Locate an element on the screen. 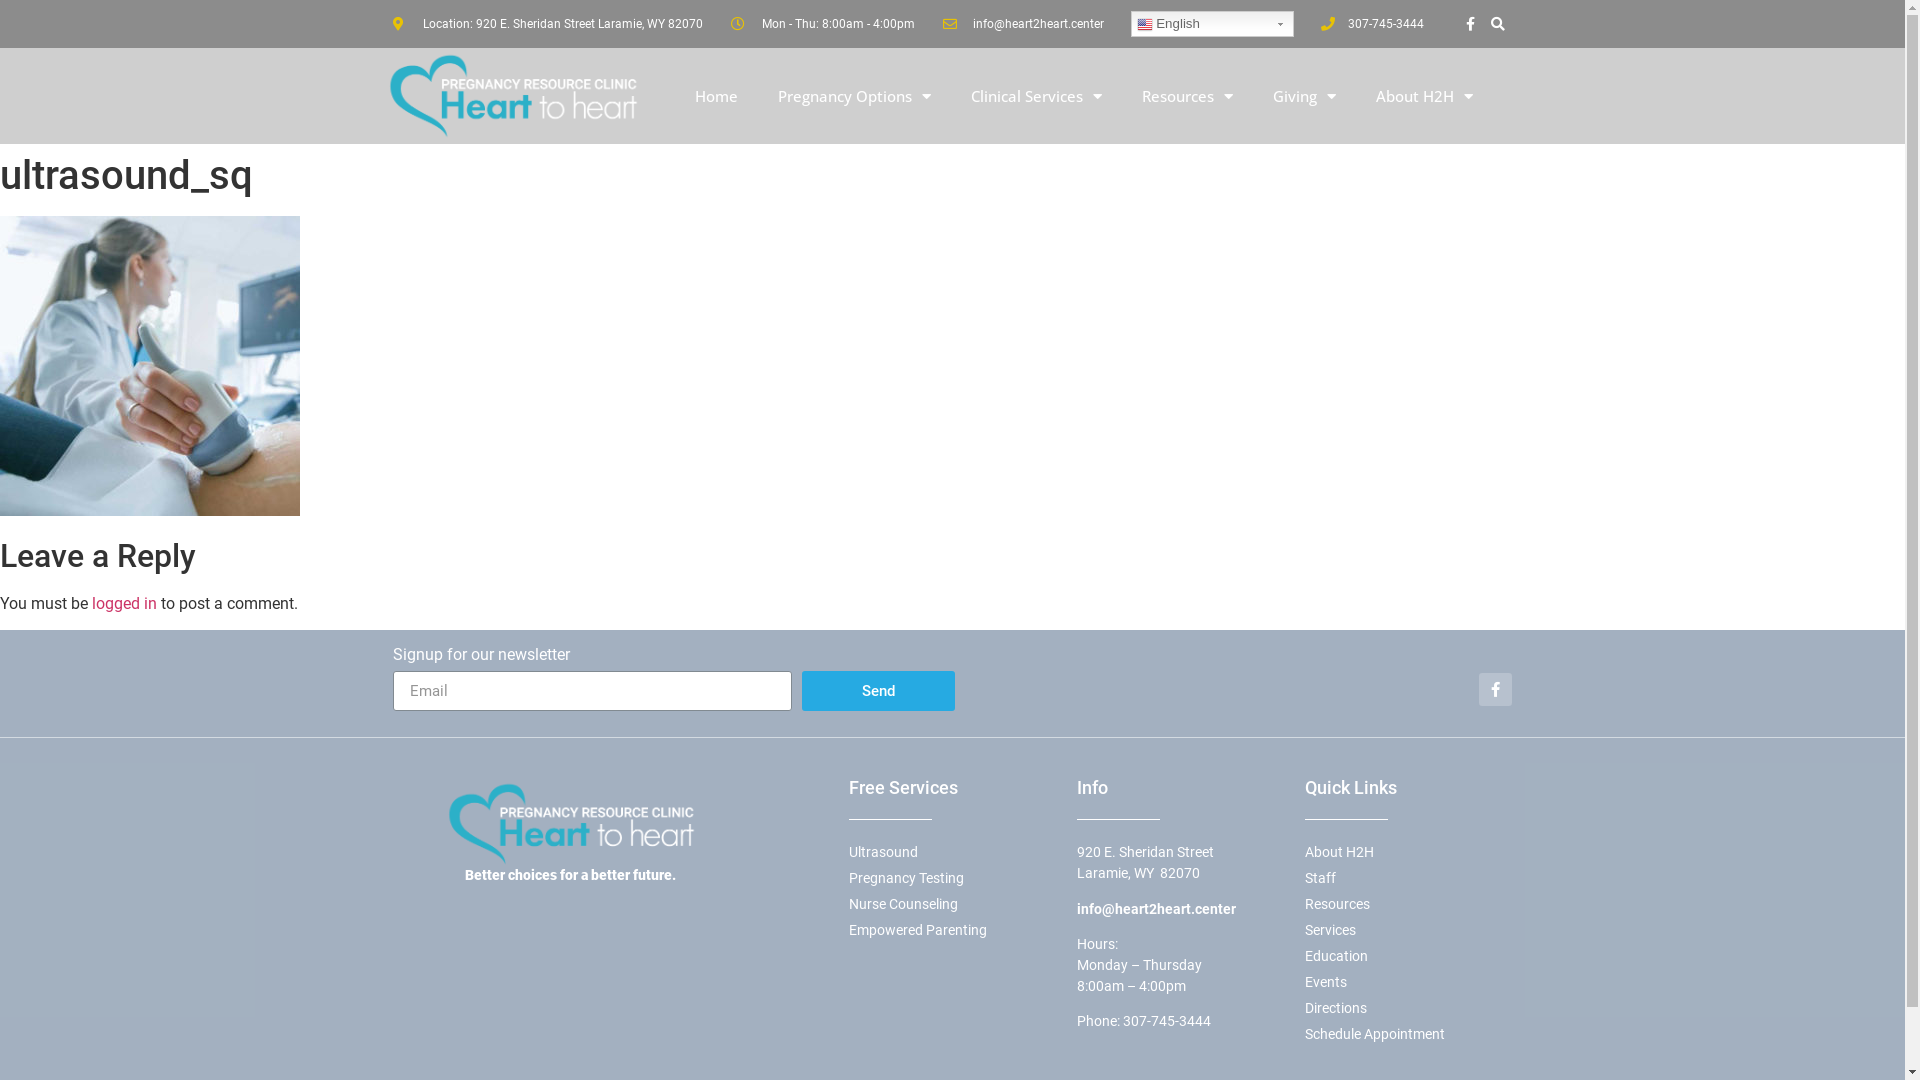 This screenshot has height=1080, width=1920. 'info@heart2heart.center' is located at coordinates (1022, 23).